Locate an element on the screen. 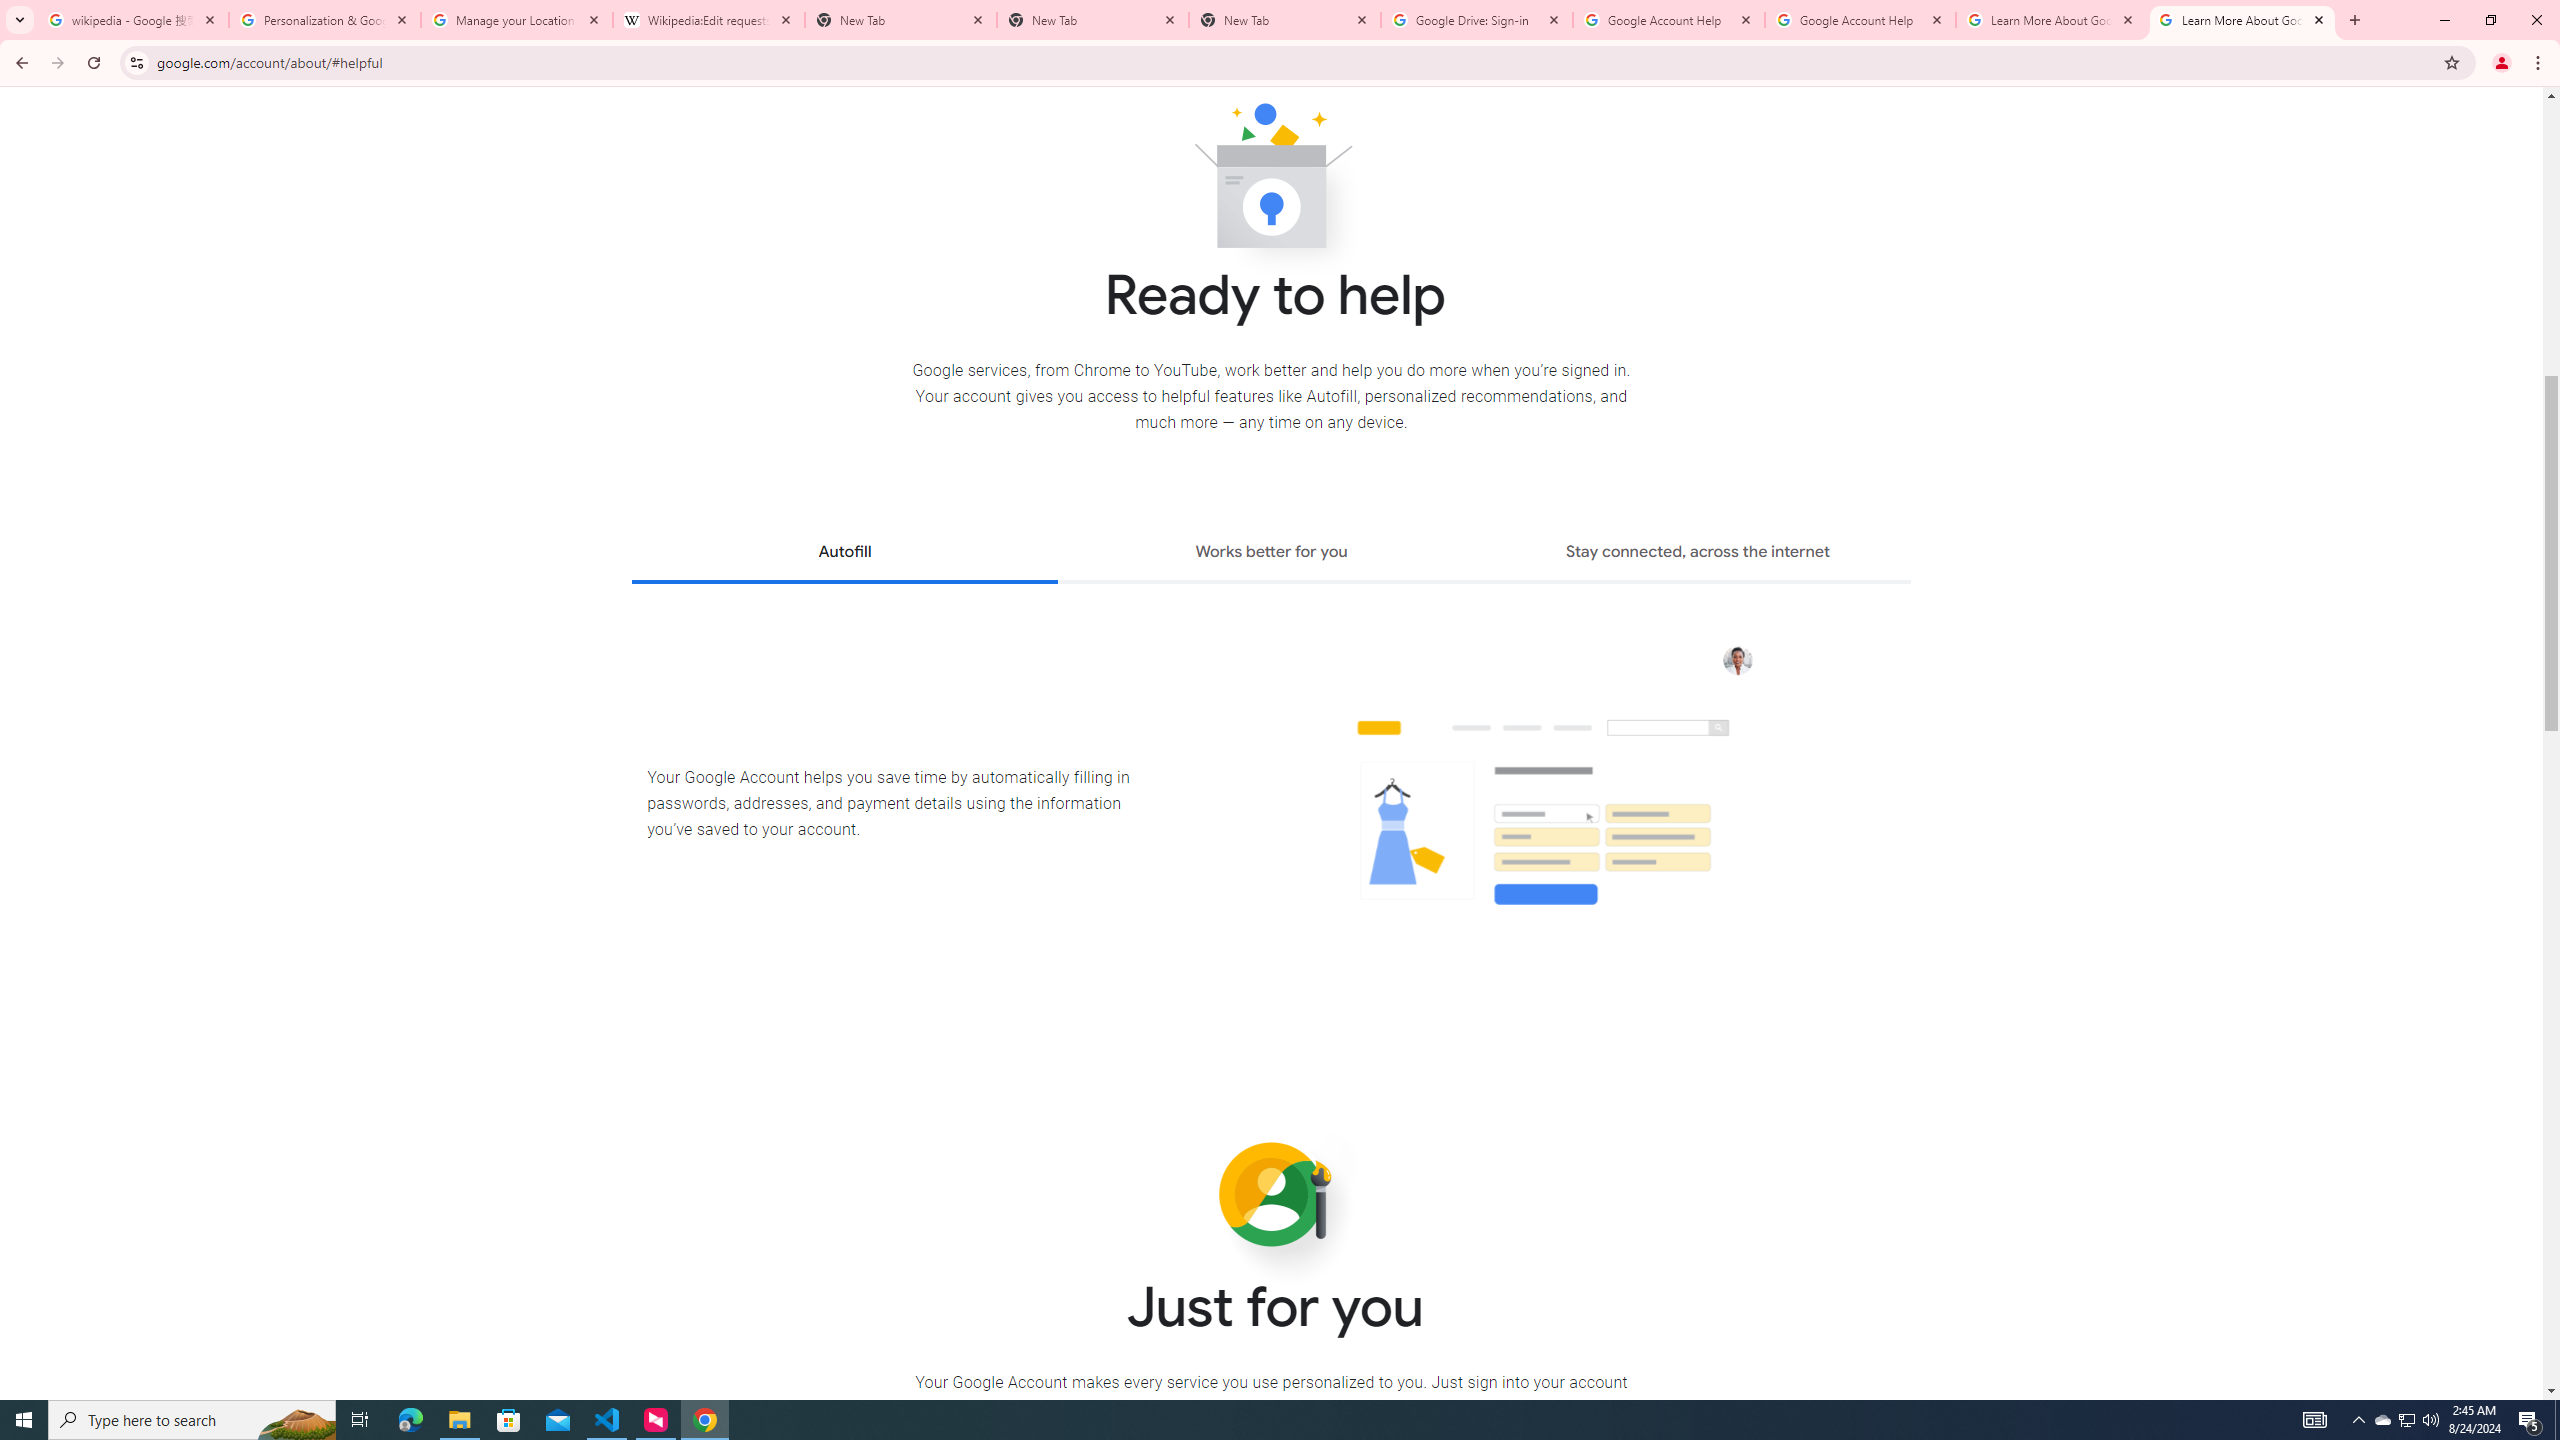  'Autofill' is located at coordinates (843, 554).